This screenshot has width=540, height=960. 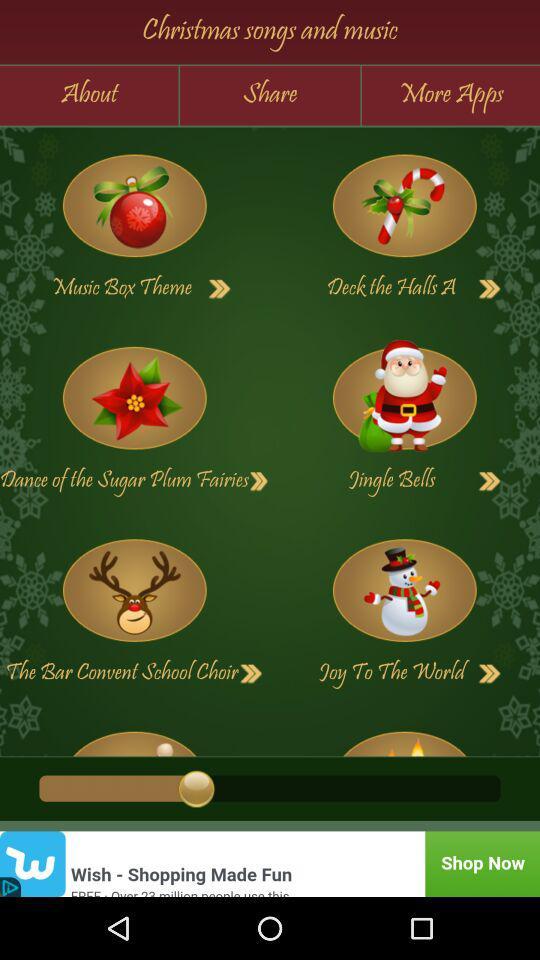 I want to click on go next, so click(x=489, y=673).